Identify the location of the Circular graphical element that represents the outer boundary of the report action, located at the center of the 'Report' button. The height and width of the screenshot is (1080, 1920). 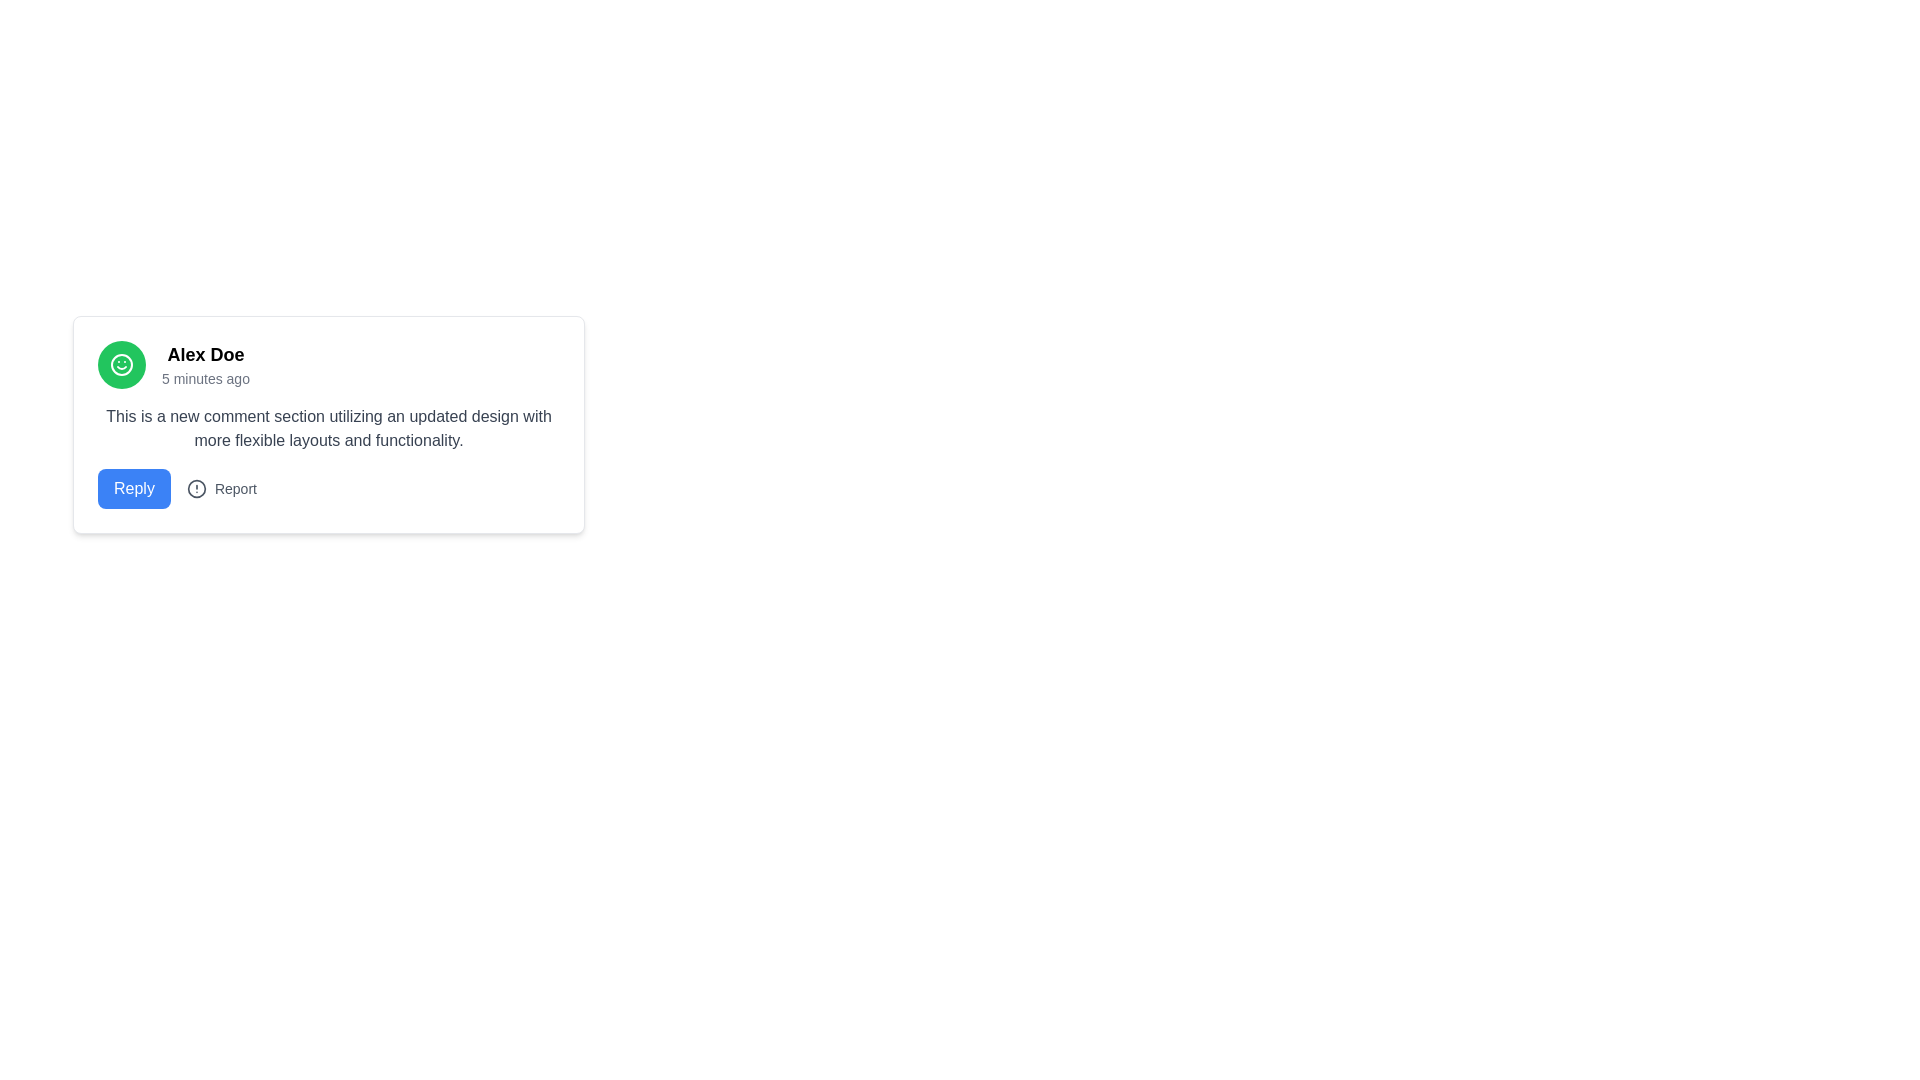
(196, 489).